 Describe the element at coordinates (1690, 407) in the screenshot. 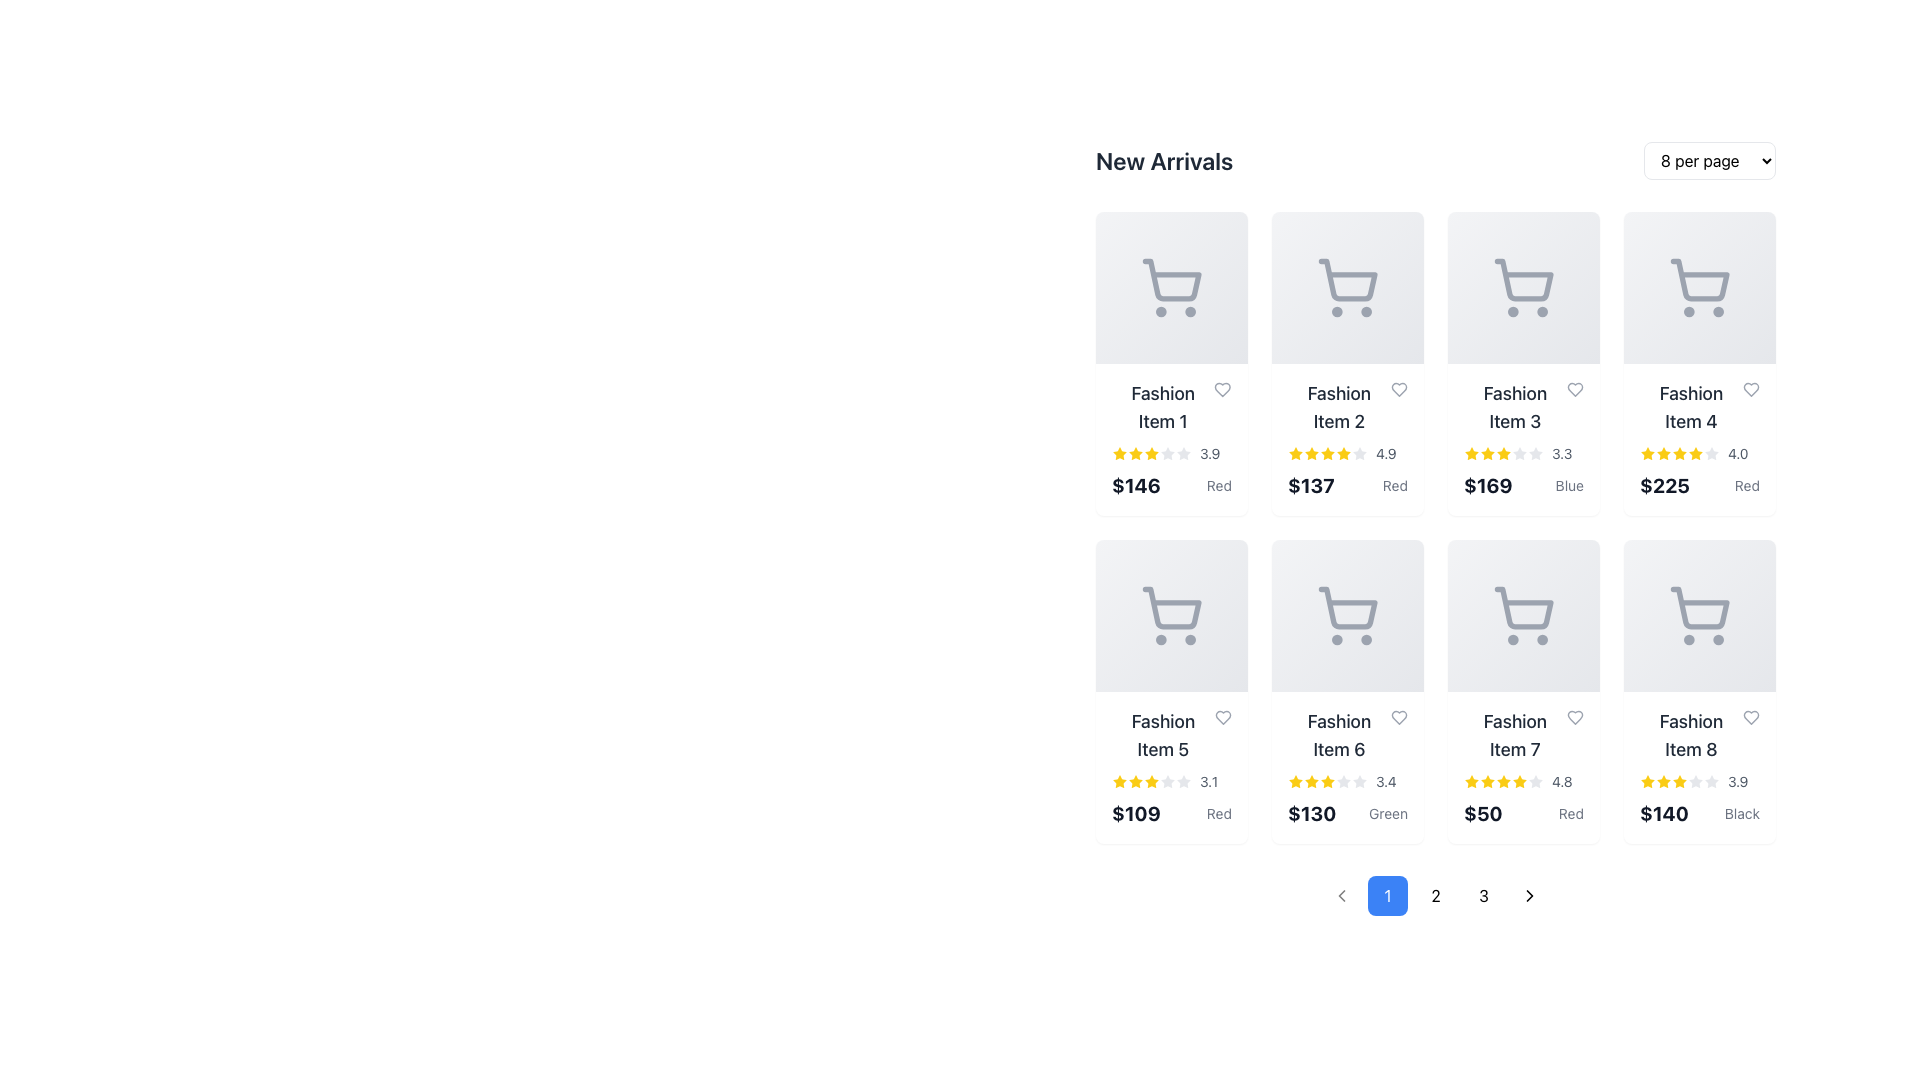

I see `the textual label displaying 'Fashion Item 4', which is prominently styled in bold, dark font and located in the top row, fourth column of the product grid` at that location.